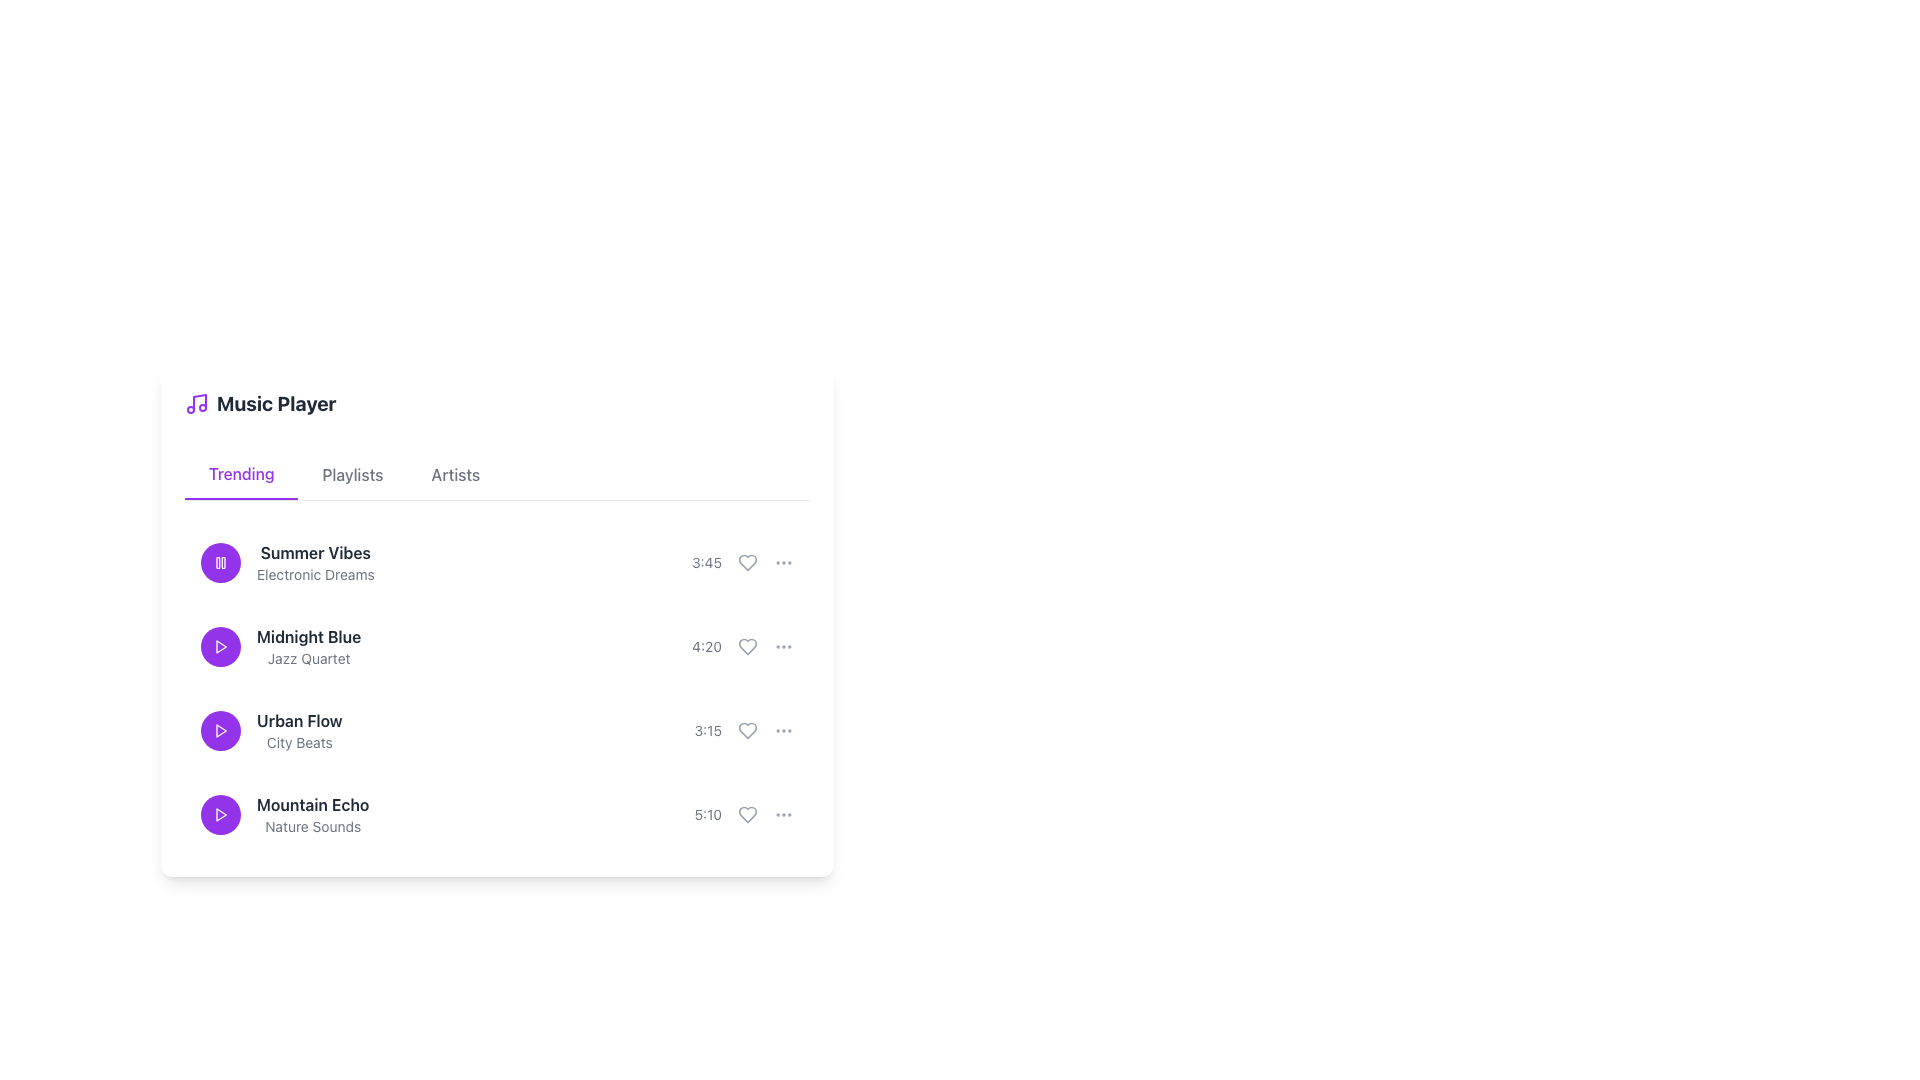  I want to click on the heart icon located to the right of the text '4:20', so click(747, 647).